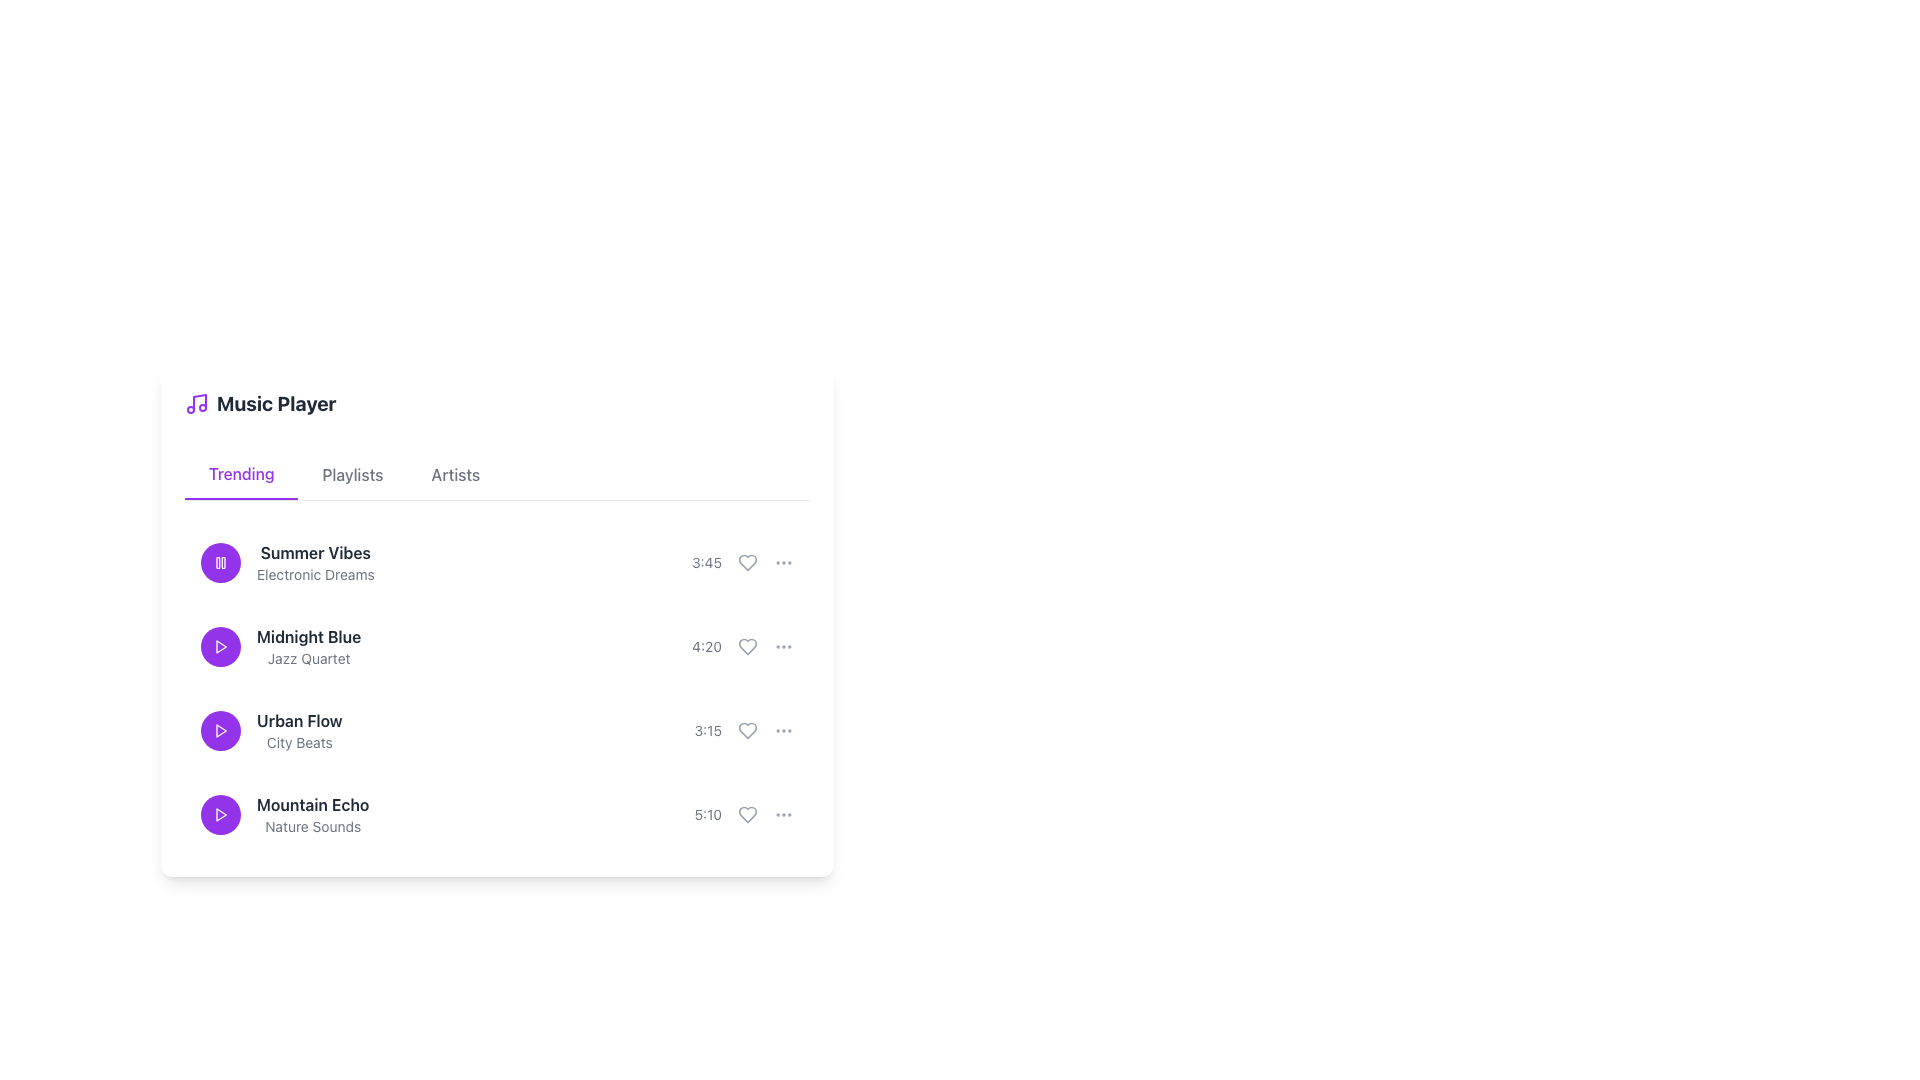  I want to click on the heart icon located to the right of the text '4:20', so click(747, 647).